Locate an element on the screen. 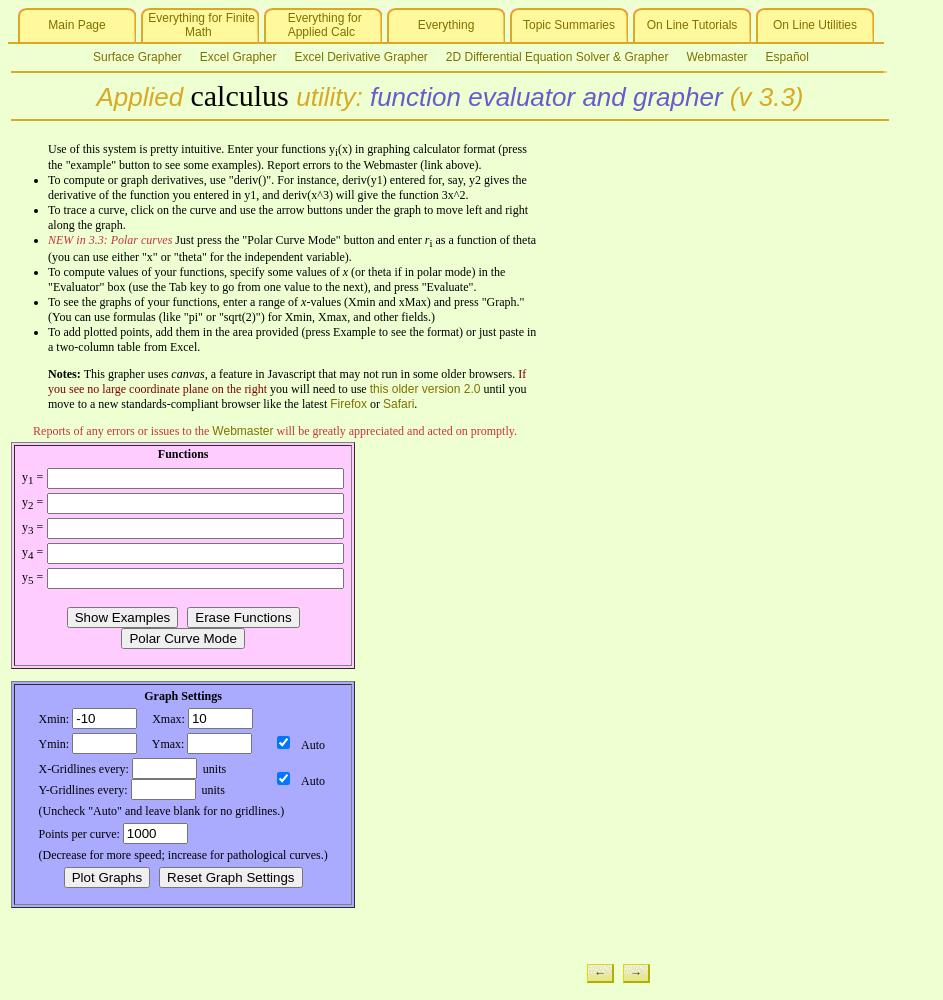 The image size is (943, 1000). 'Y-Gridlines every:' is located at coordinates (38, 789).